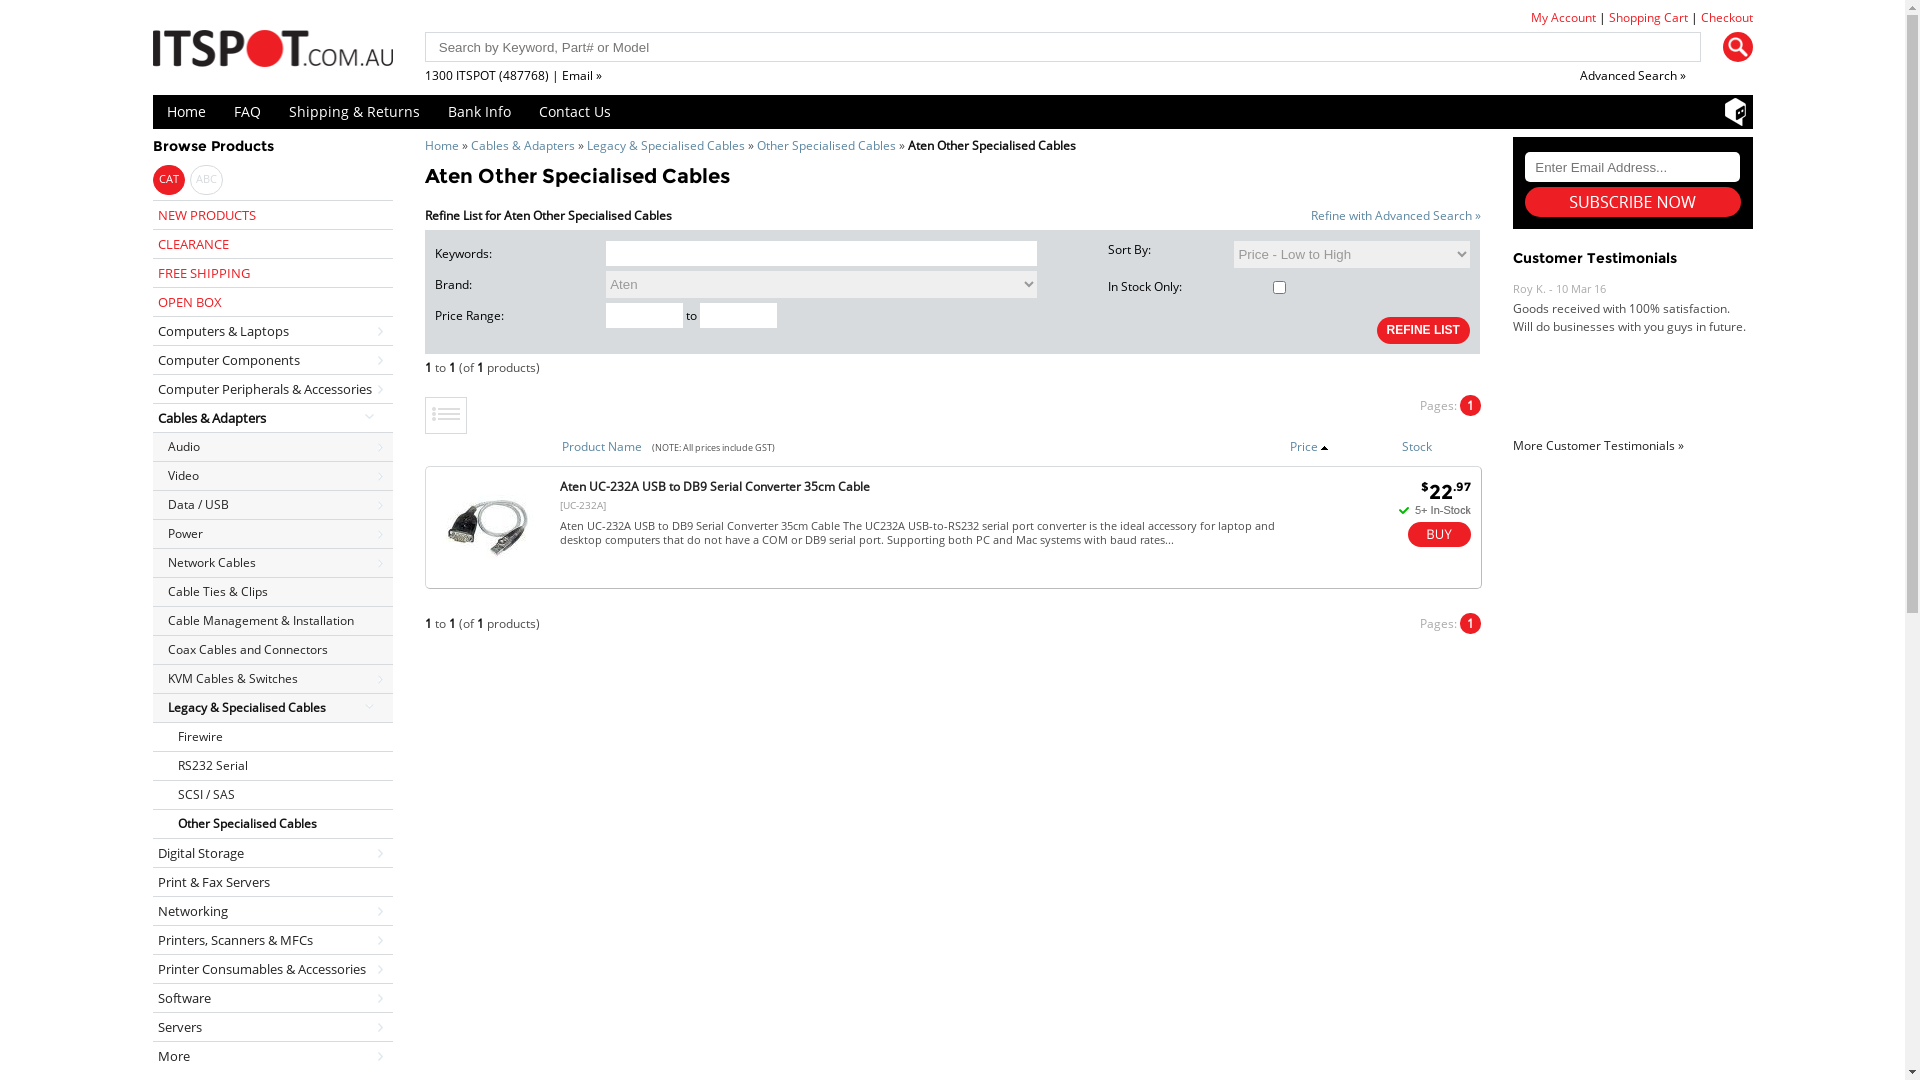  What do you see at coordinates (1561, 18) in the screenshot?
I see `'My Account'` at bounding box center [1561, 18].